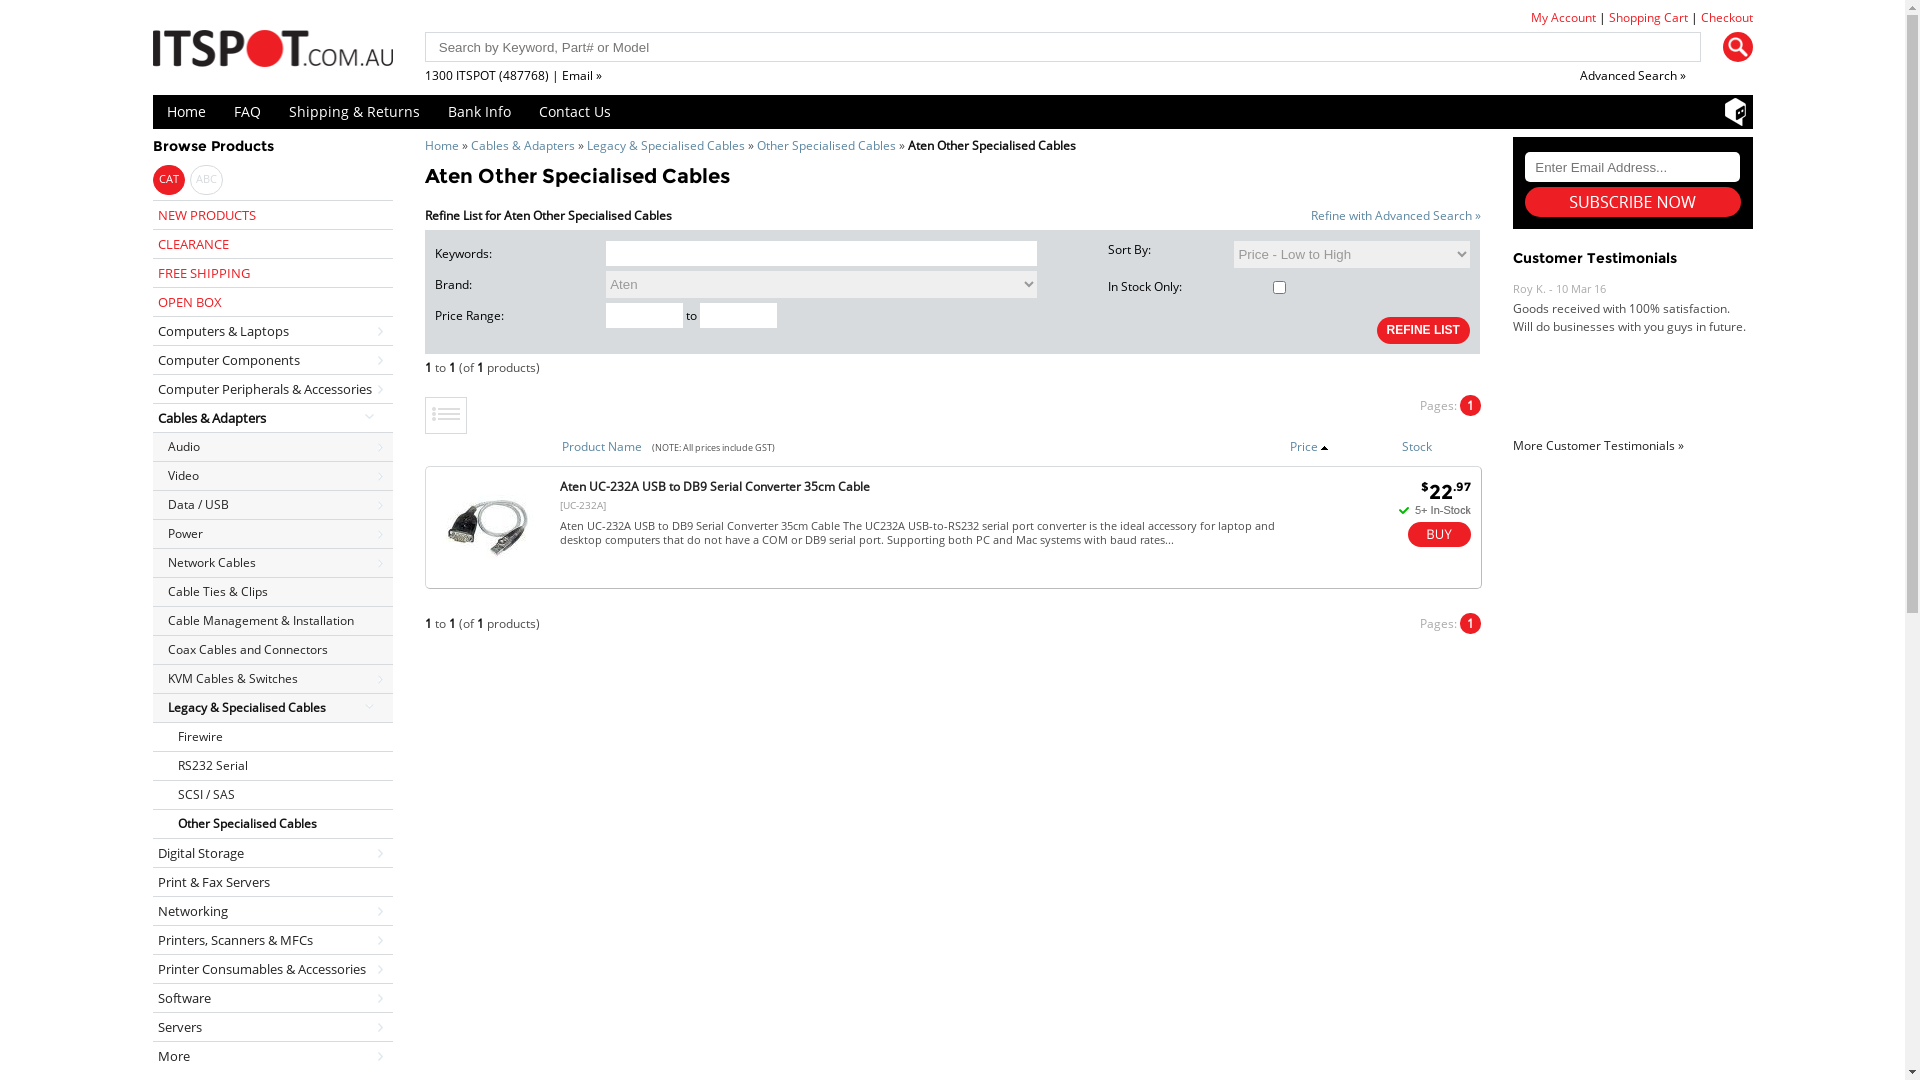  What do you see at coordinates (1561, 18) in the screenshot?
I see `'My Account'` at bounding box center [1561, 18].